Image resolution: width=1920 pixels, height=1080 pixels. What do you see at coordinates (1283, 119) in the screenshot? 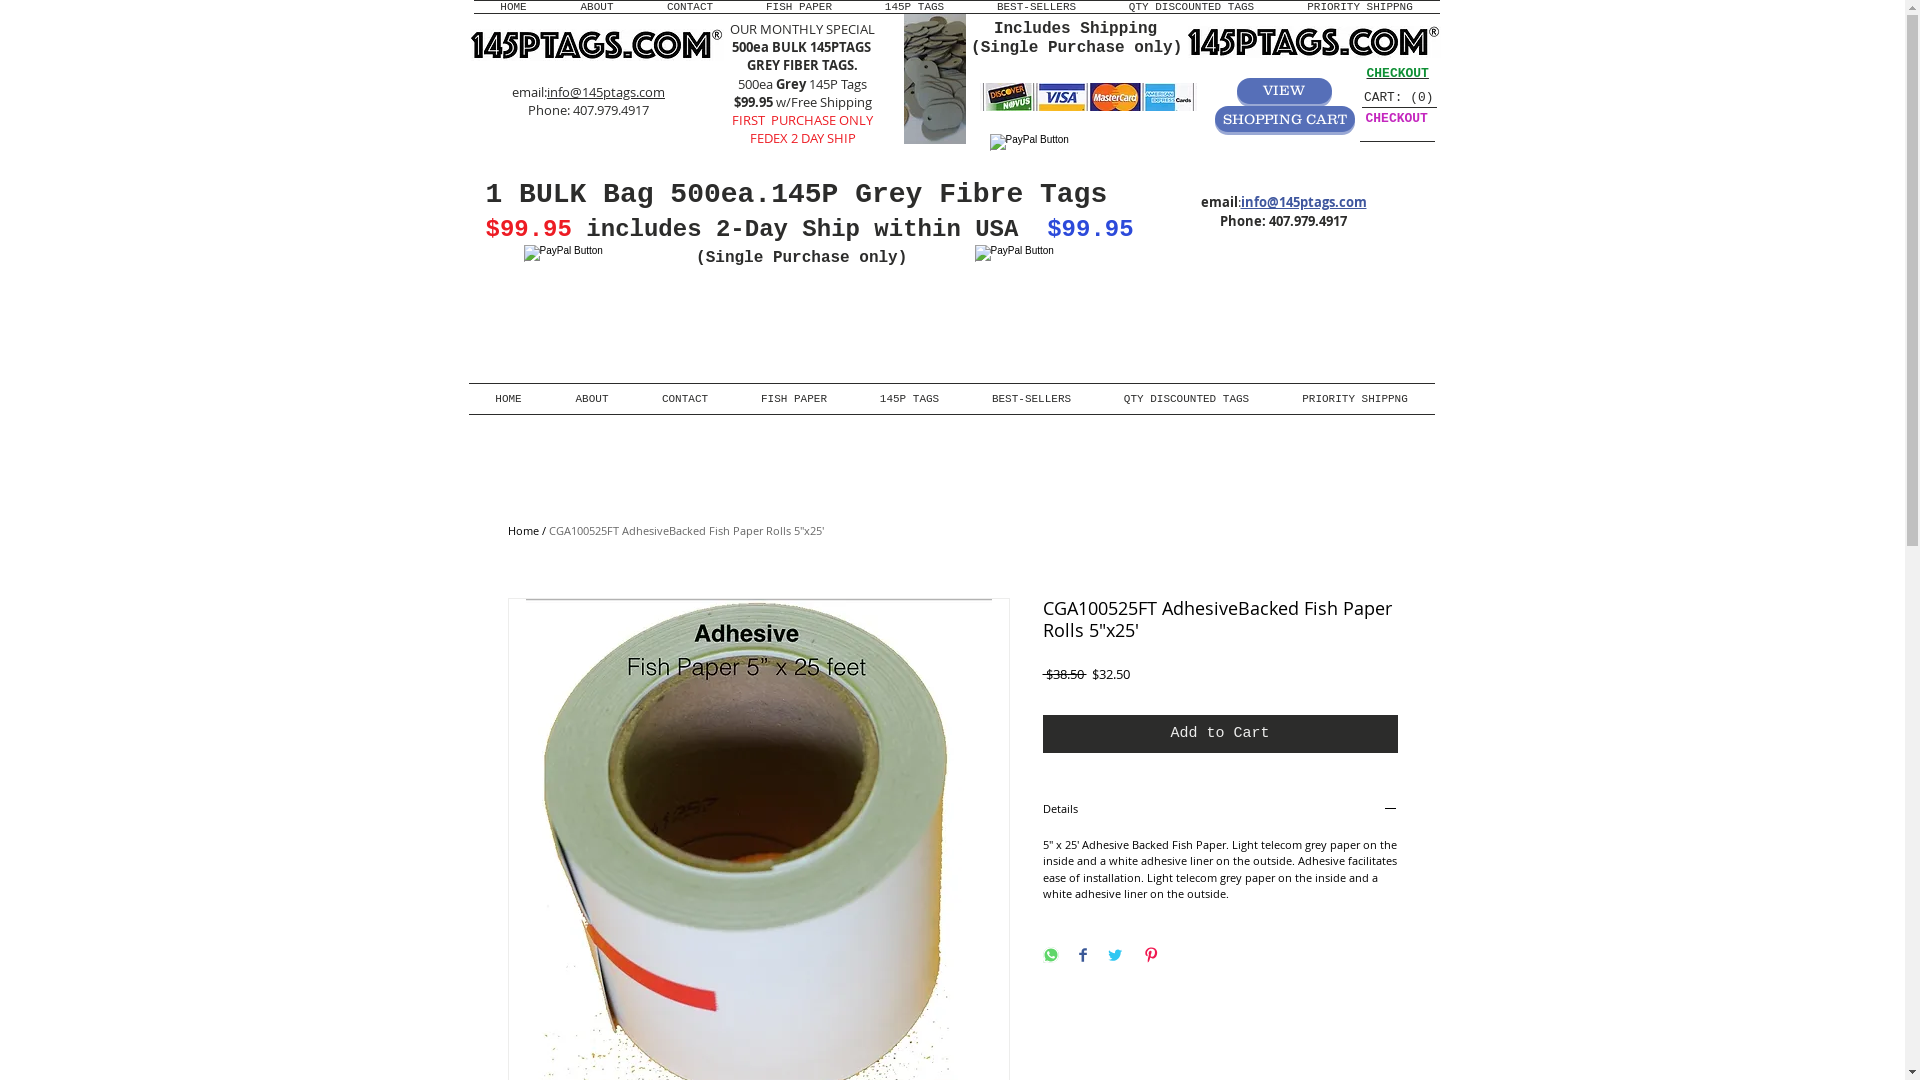
I see `'SHOPPING CART'` at bounding box center [1283, 119].